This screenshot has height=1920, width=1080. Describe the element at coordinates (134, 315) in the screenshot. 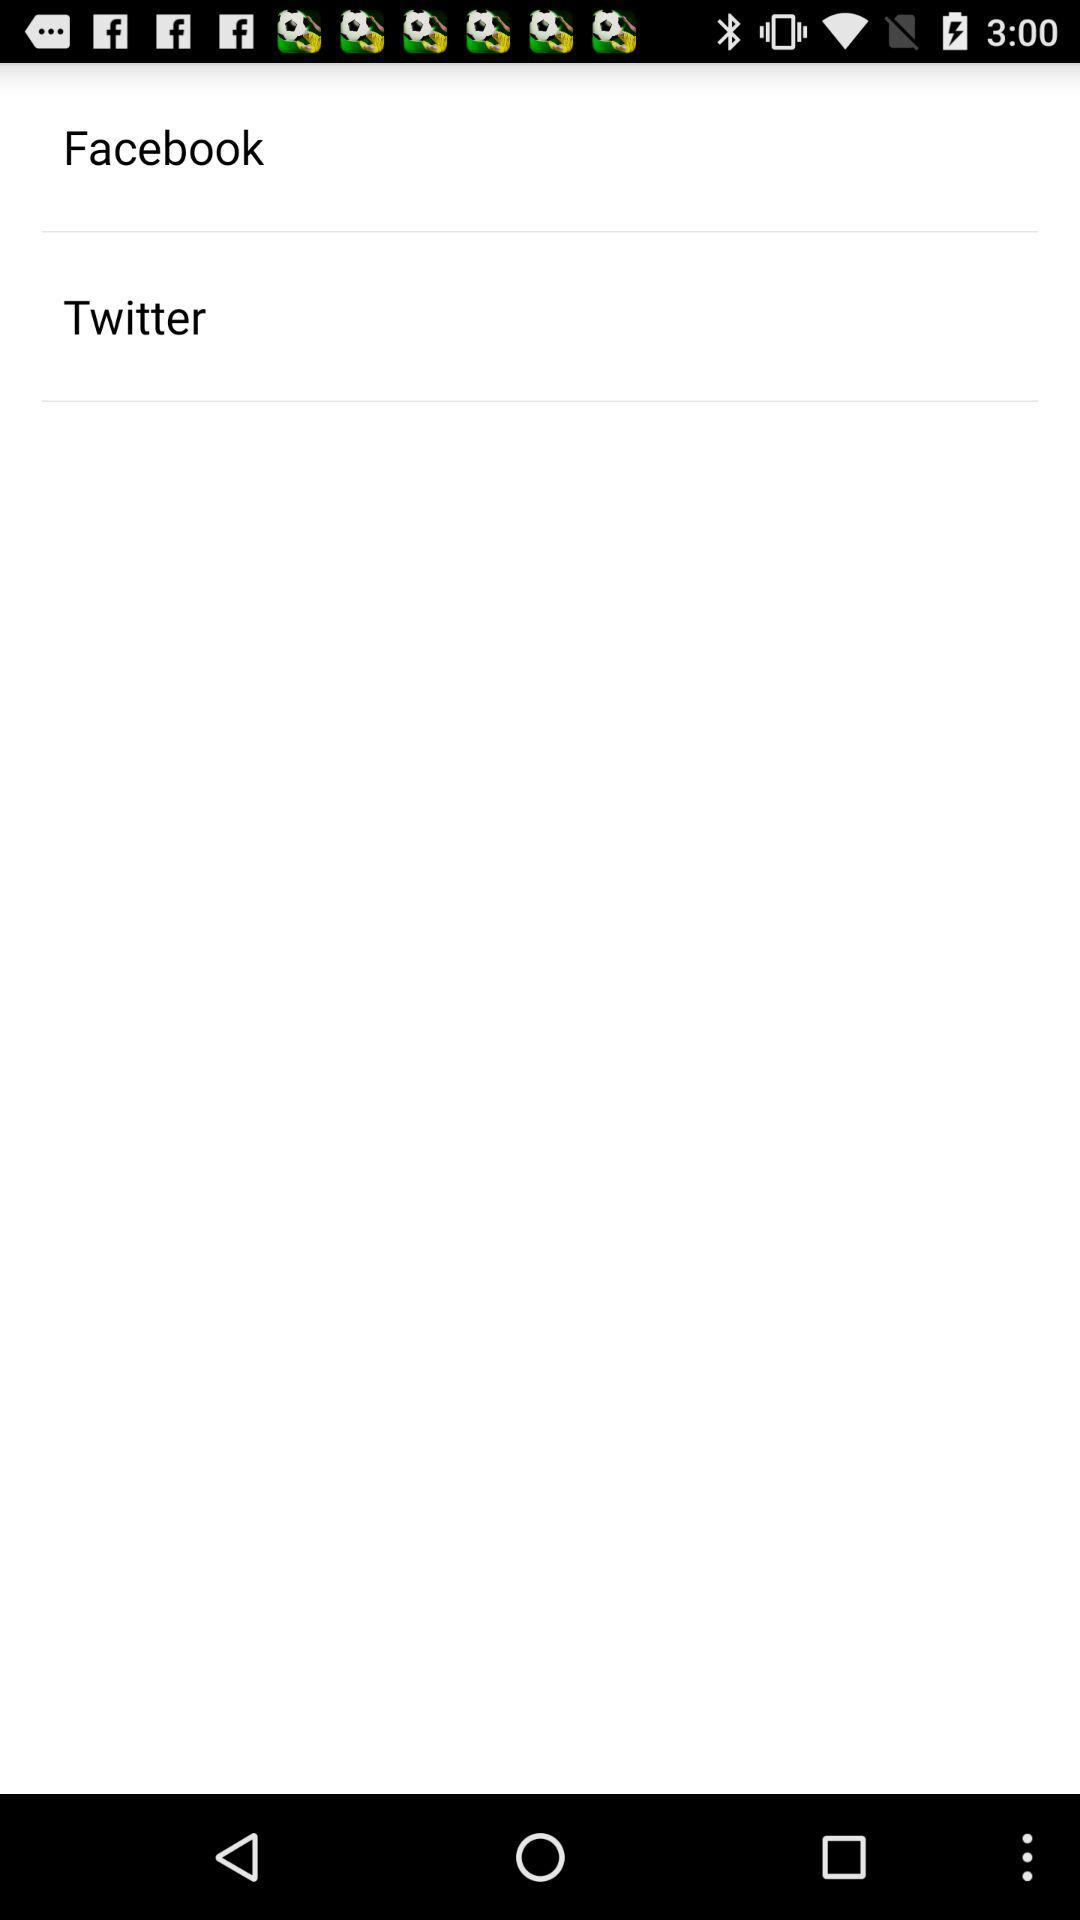

I see `the icon below the facebook` at that location.